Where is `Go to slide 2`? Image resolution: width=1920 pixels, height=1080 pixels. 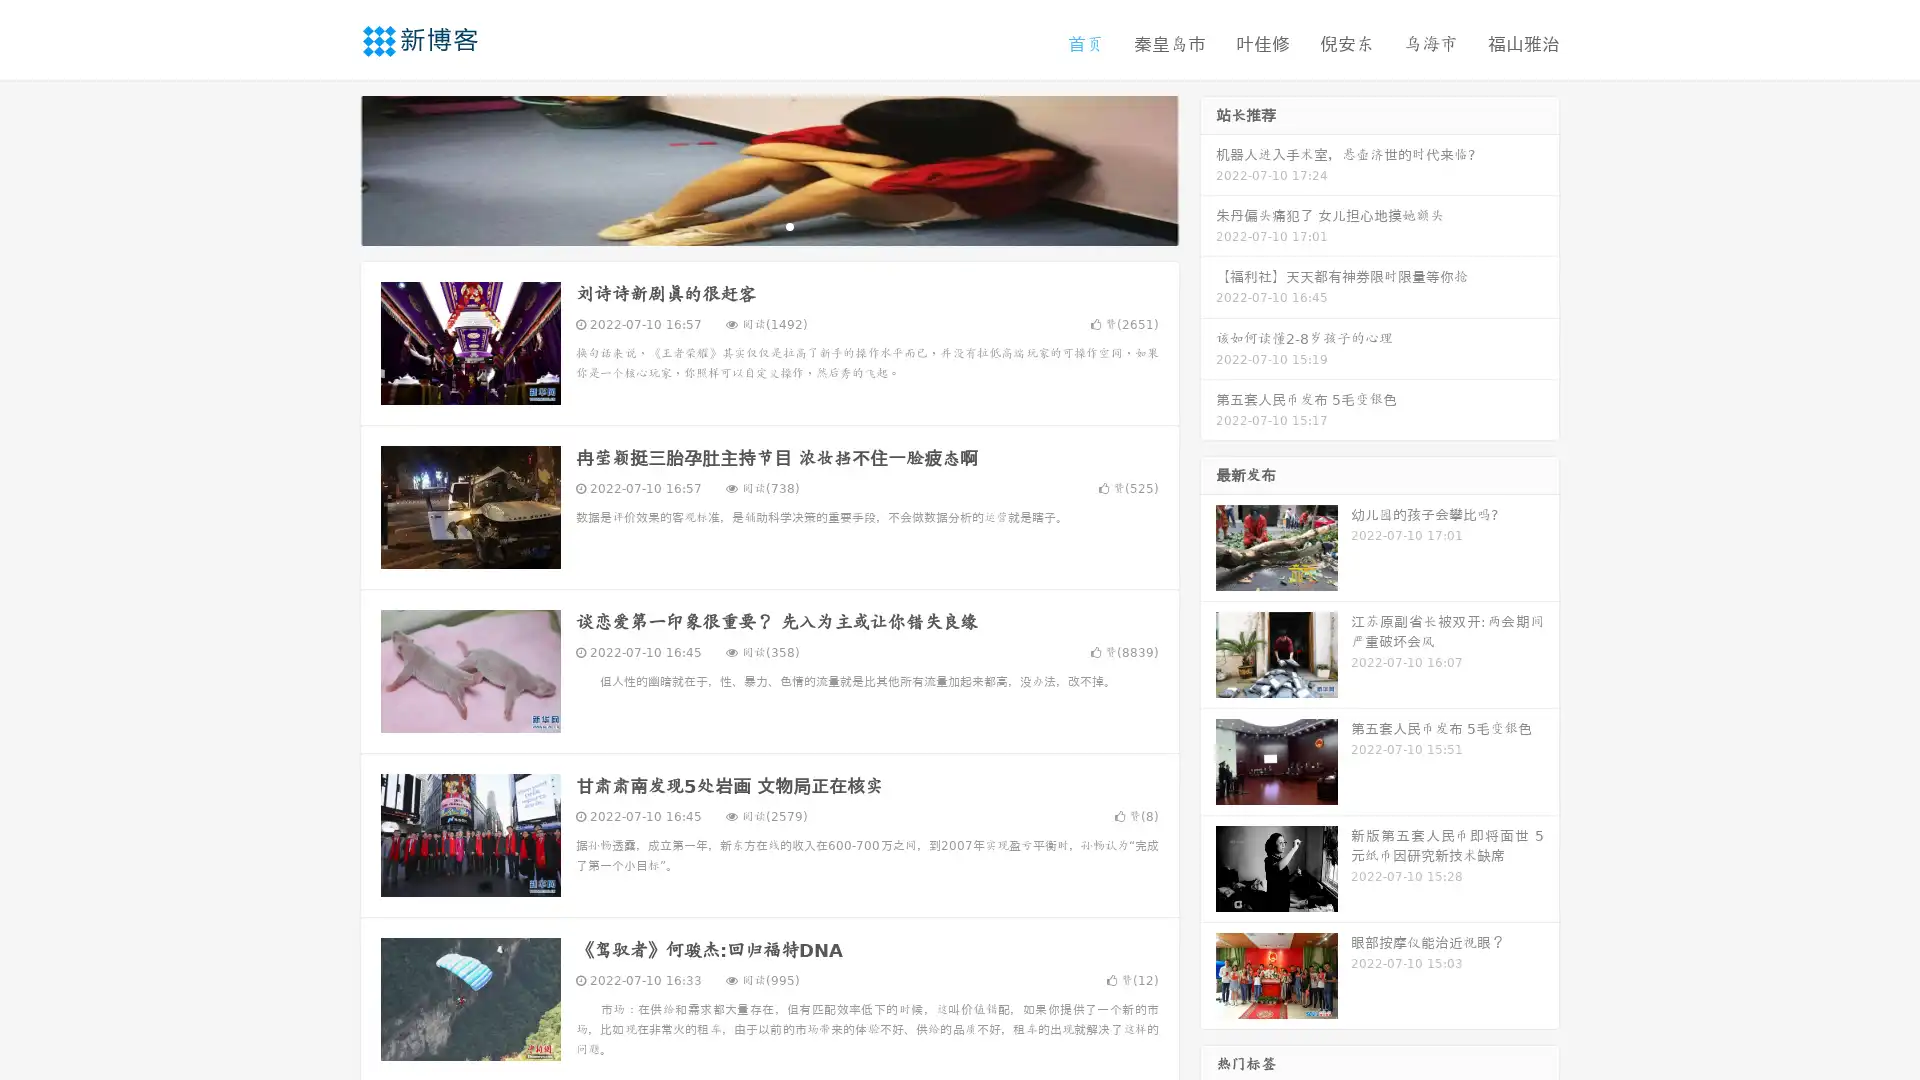
Go to slide 2 is located at coordinates (768, 225).